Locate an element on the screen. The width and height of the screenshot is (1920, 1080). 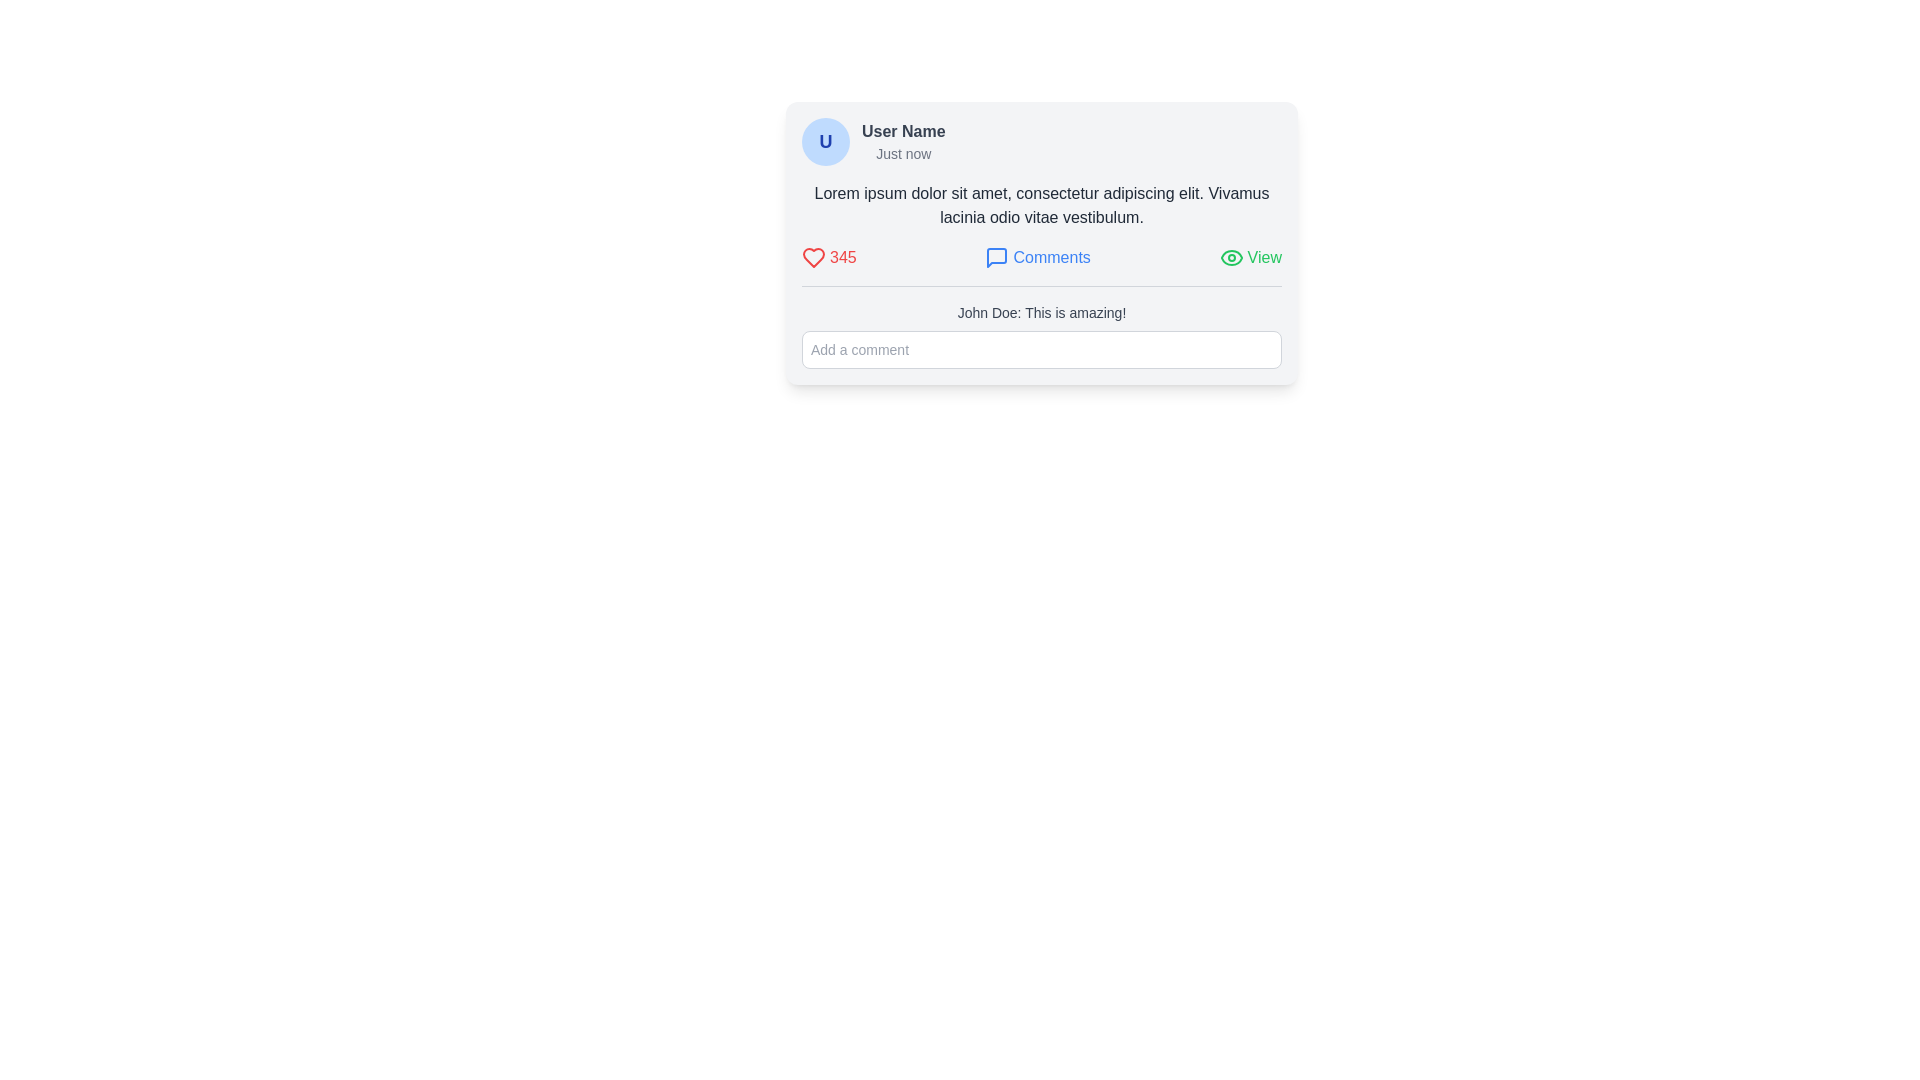
the text display element that reads 'John Doe: This is amazing!' in the comment section, which is positioned above the input field labeled 'Add a comment' is located at coordinates (1040, 326).